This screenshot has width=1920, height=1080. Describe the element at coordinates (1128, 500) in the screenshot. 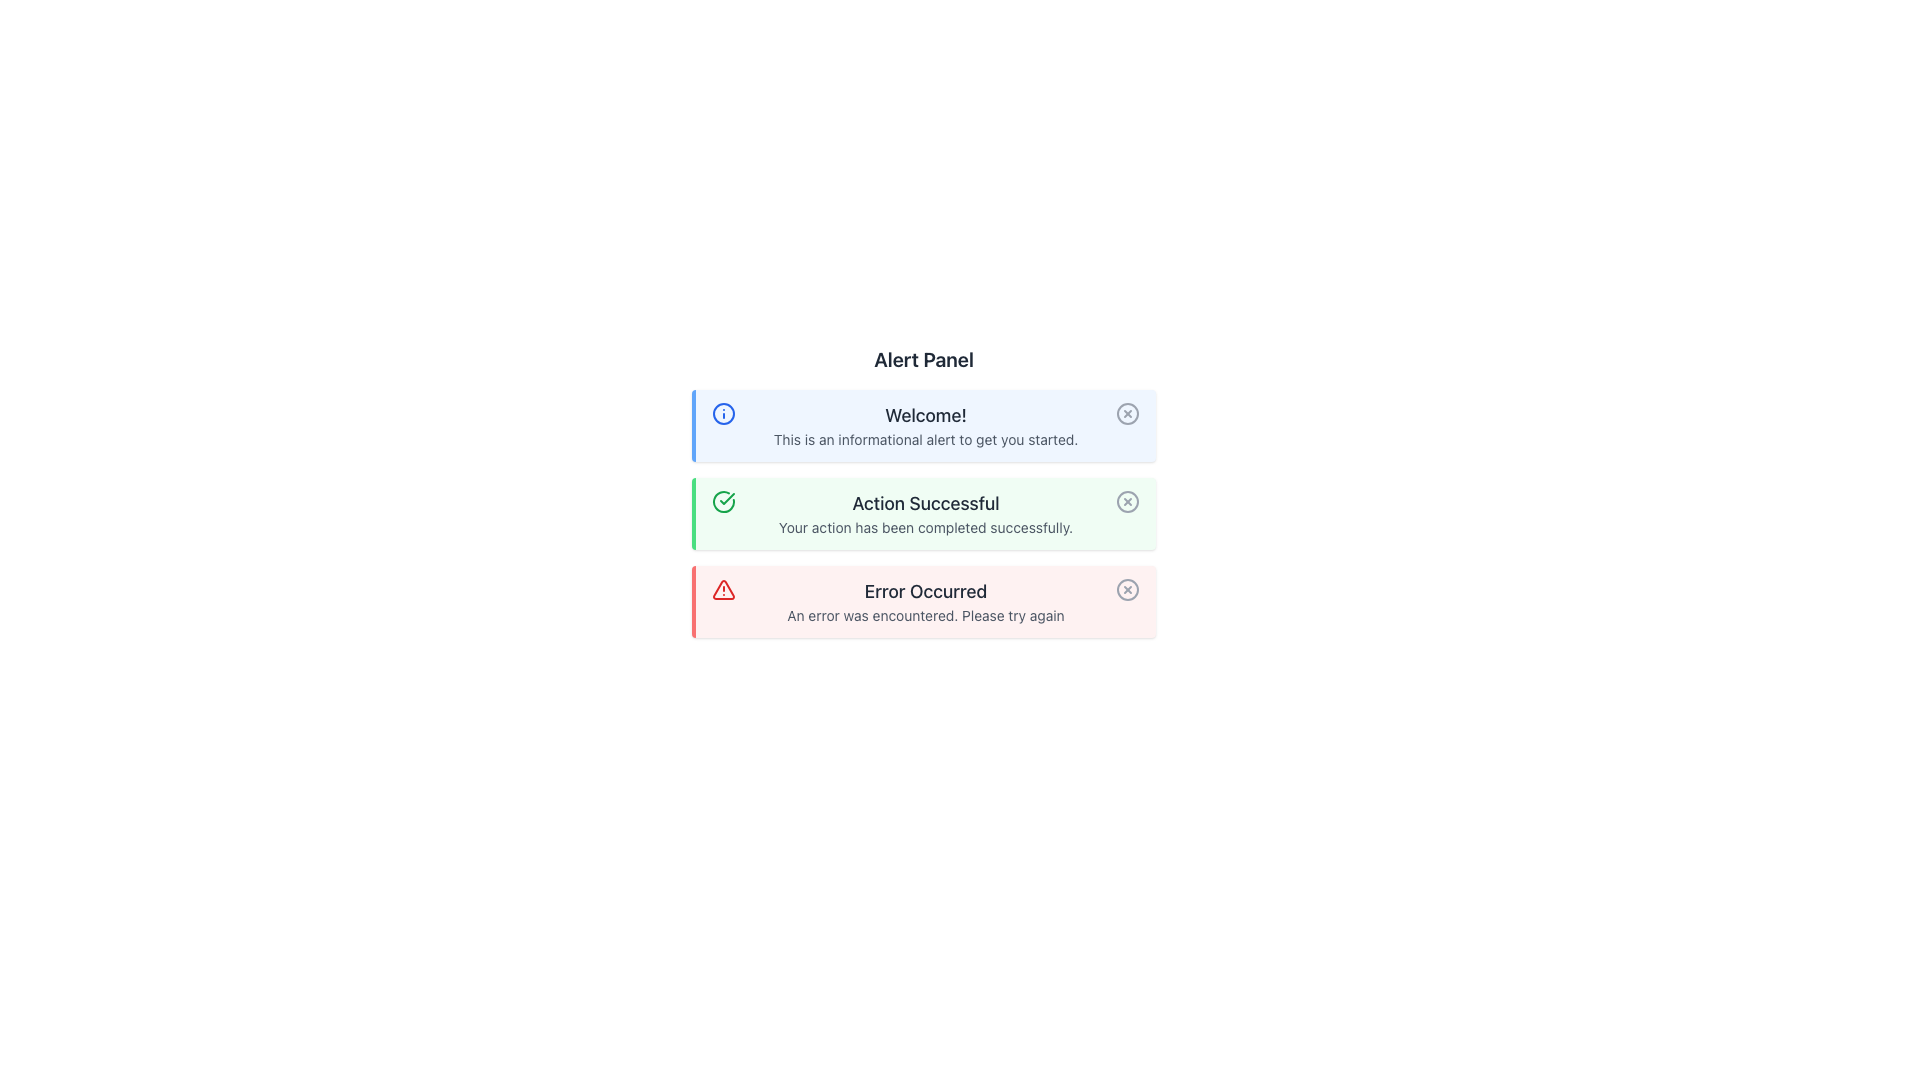

I see `the dismiss button located in the top-right corner of the 'Action Successful' alert panel` at that location.